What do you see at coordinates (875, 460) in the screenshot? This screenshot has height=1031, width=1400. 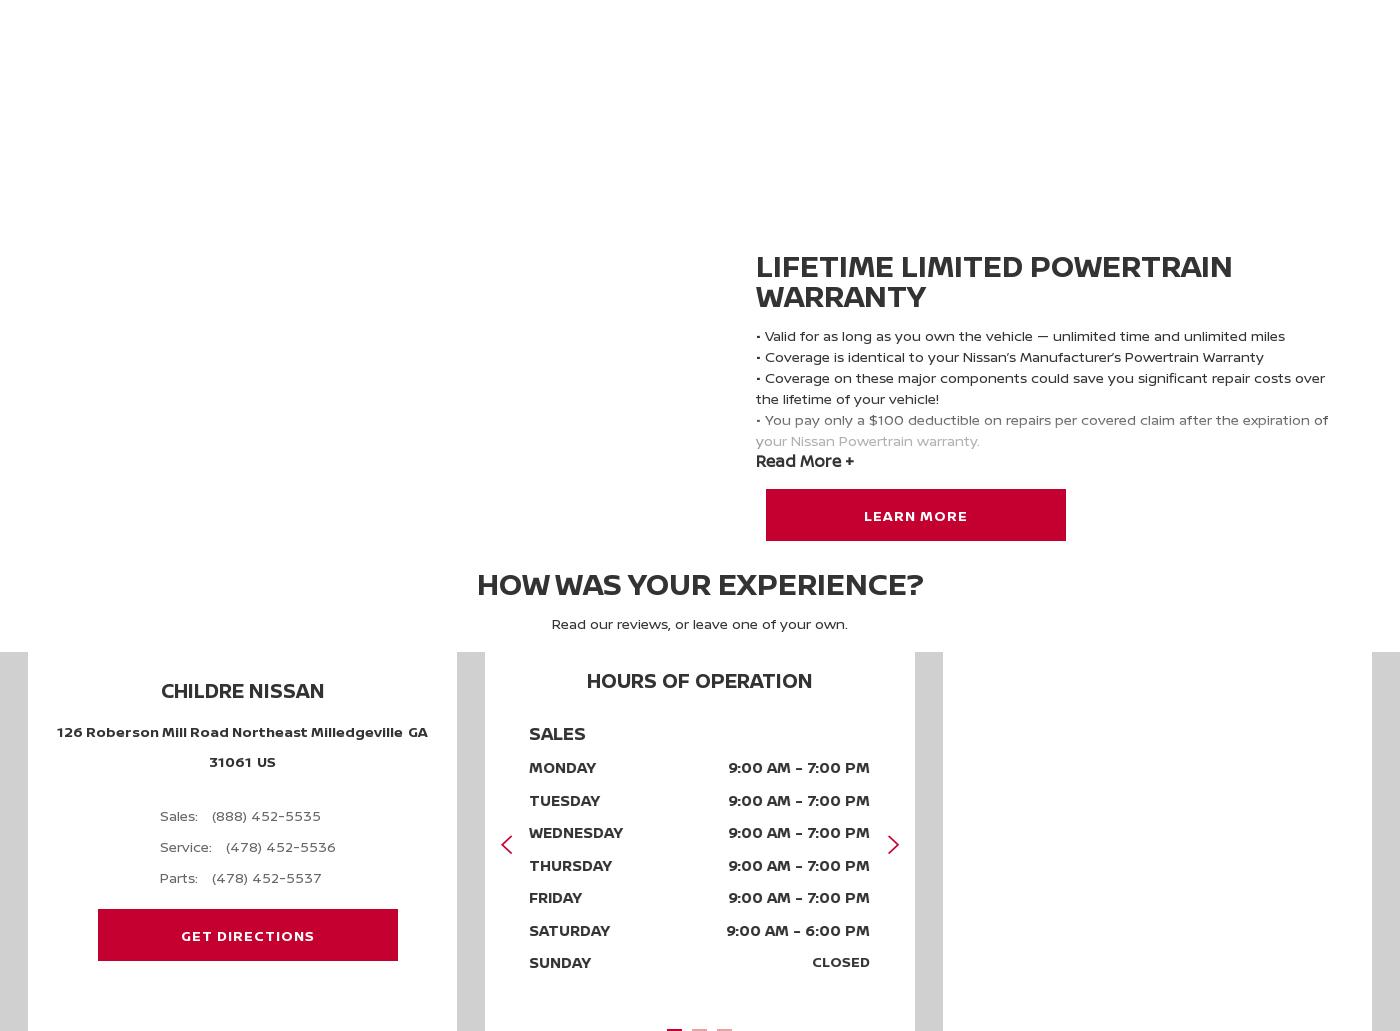 I see `'• Coverage extends across the USA'` at bounding box center [875, 460].